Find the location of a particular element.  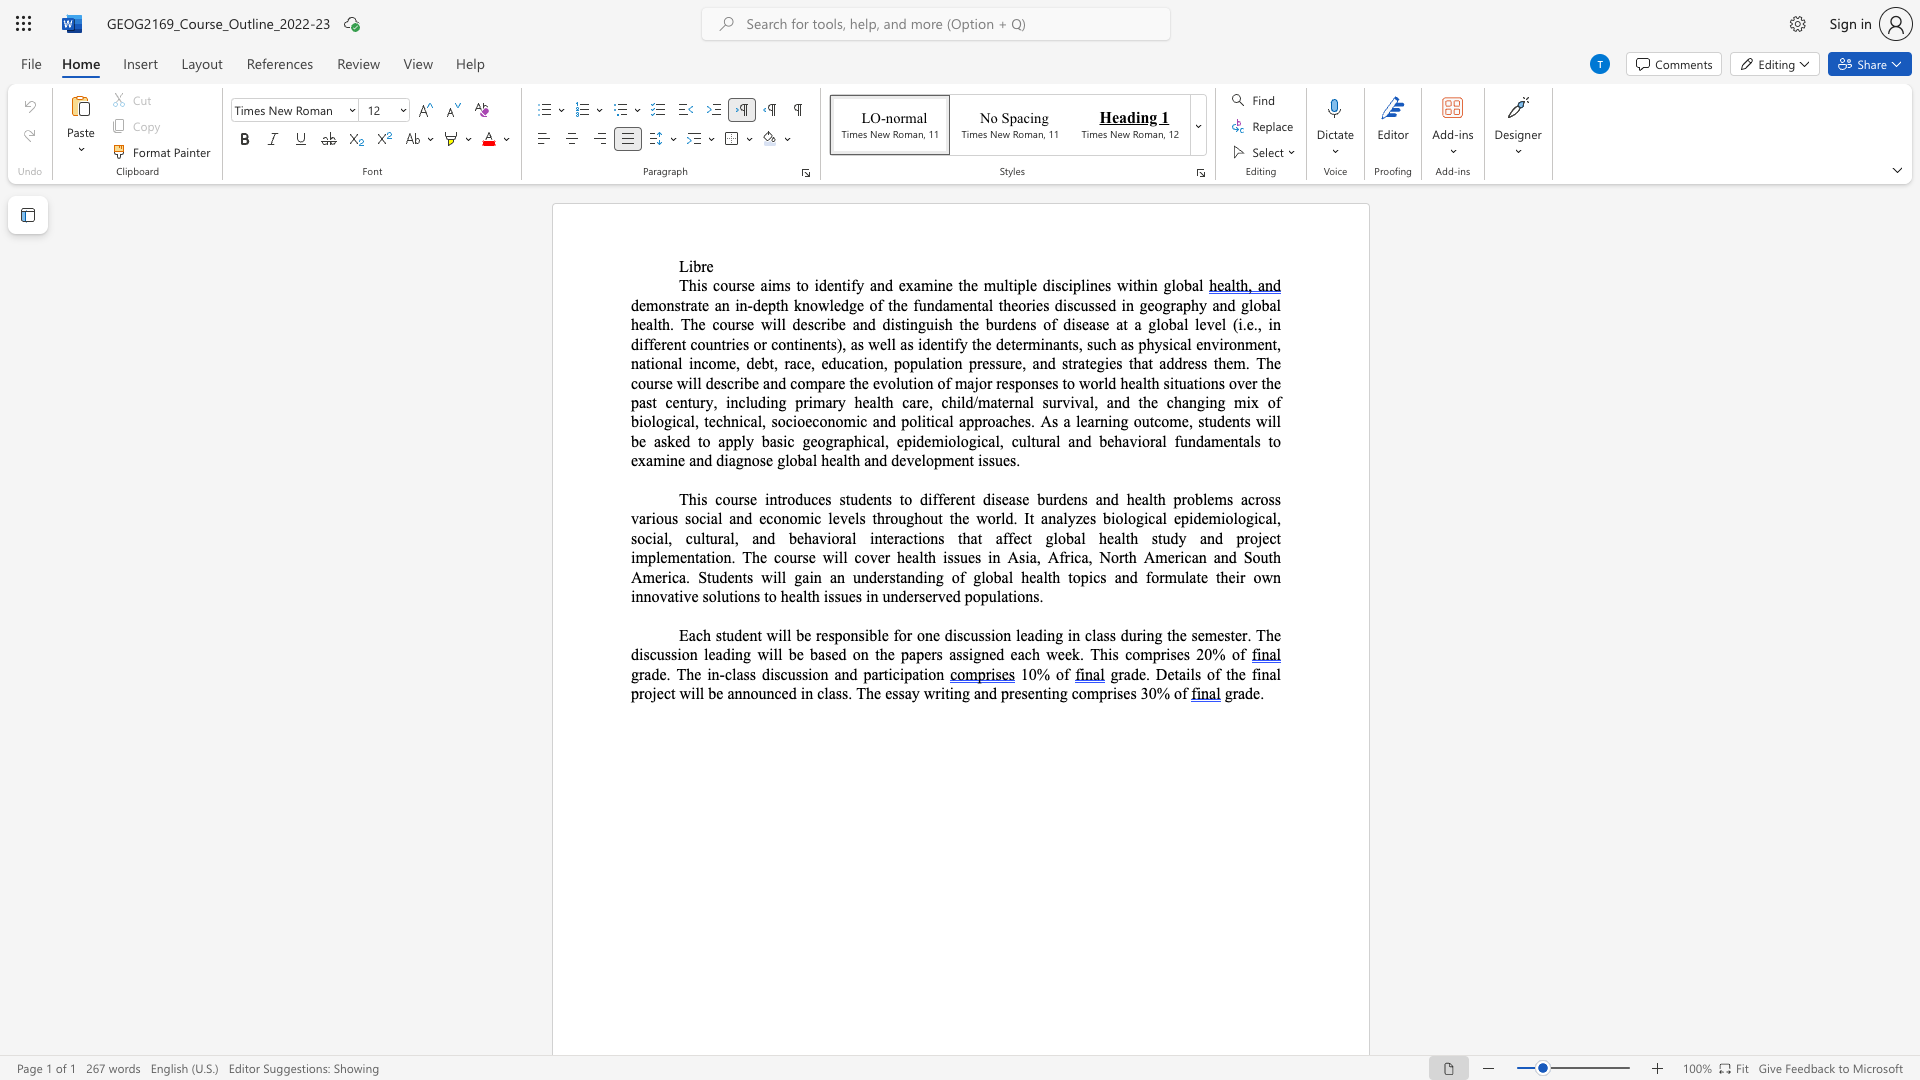

the 11th character "s" in the text is located at coordinates (662, 383).